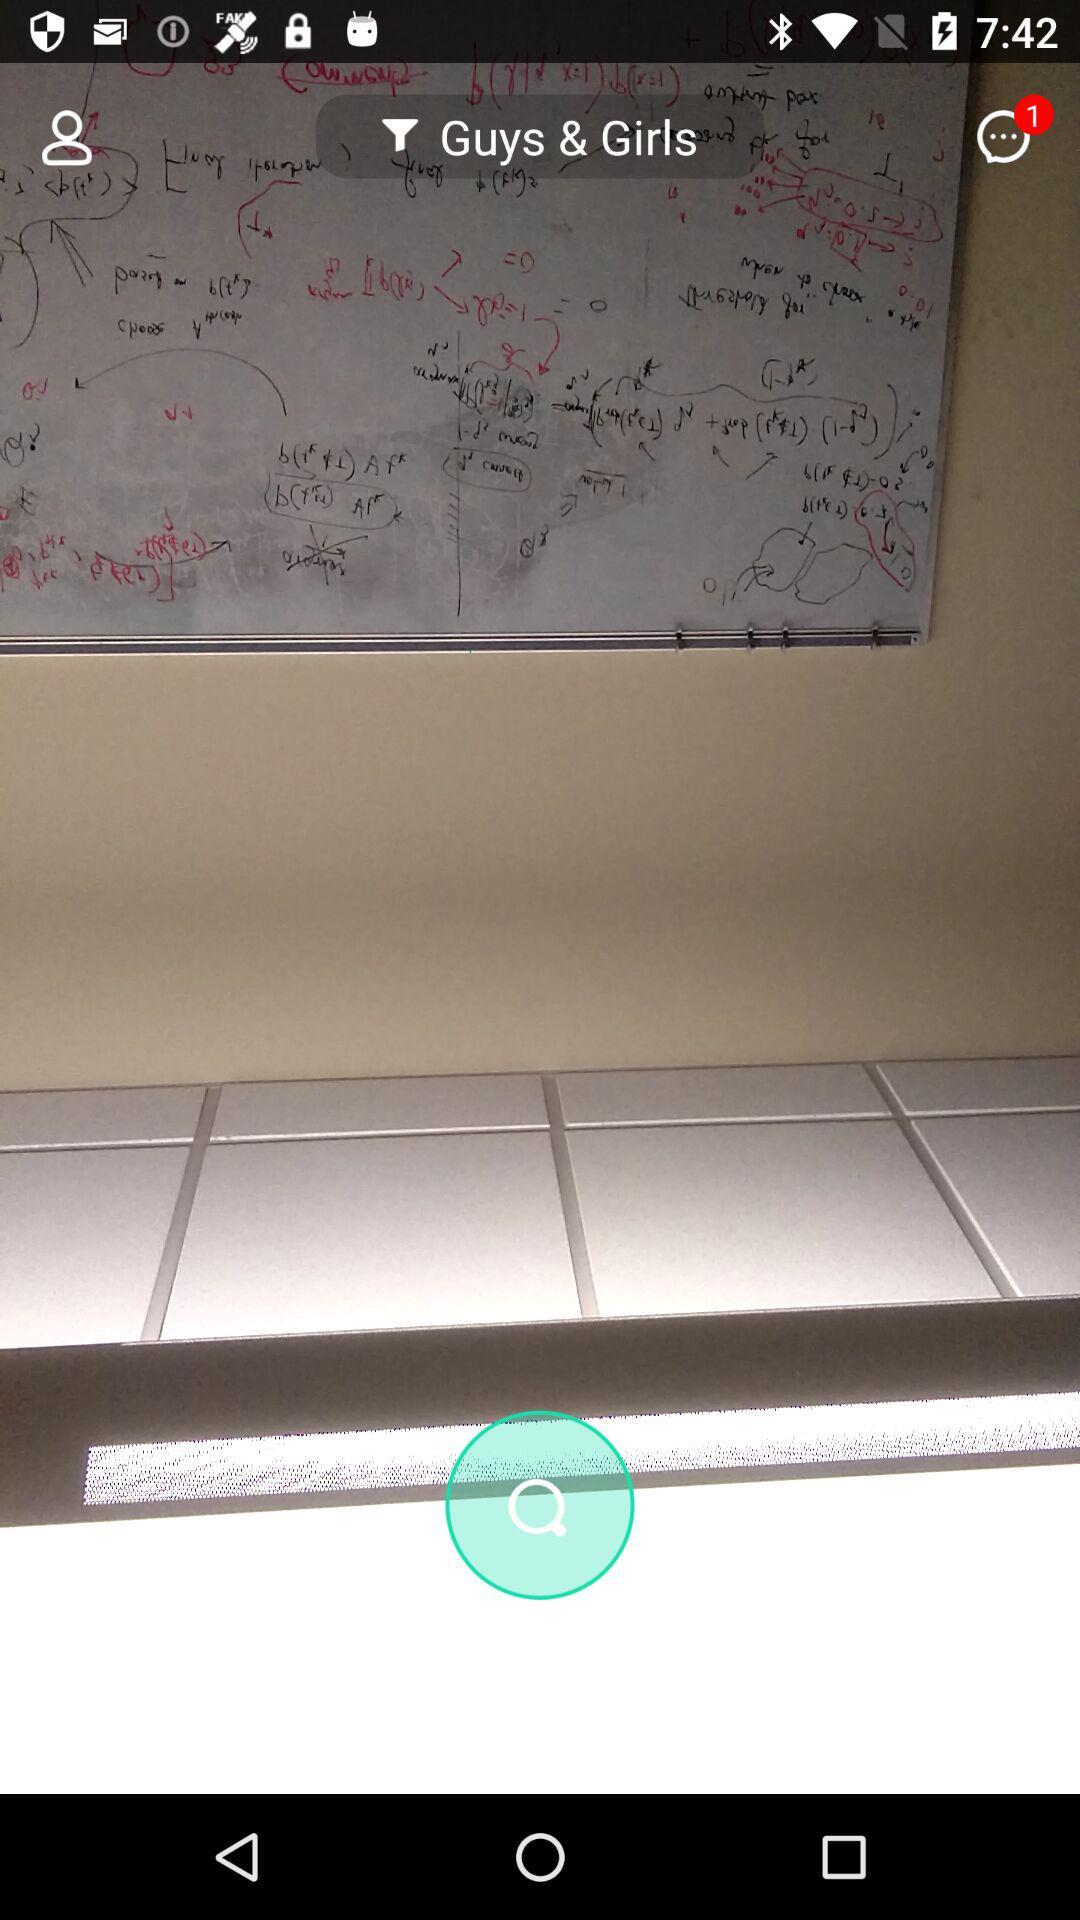 The height and width of the screenshot is (1920, 1080). I want to click on zoom in, so click(540, 1505).